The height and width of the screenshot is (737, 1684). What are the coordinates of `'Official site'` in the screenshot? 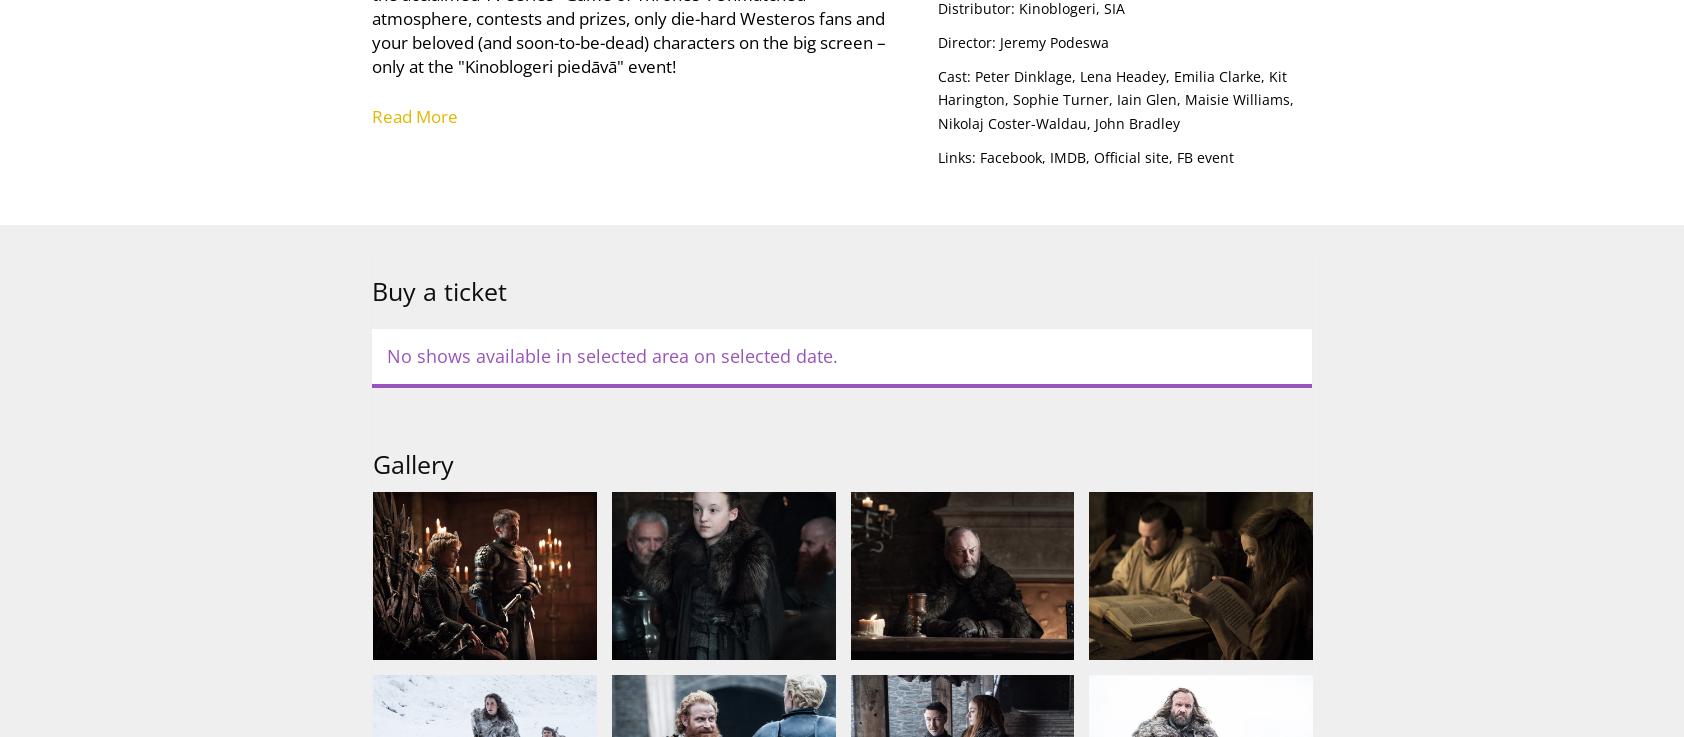 It's located at (1130, 156).